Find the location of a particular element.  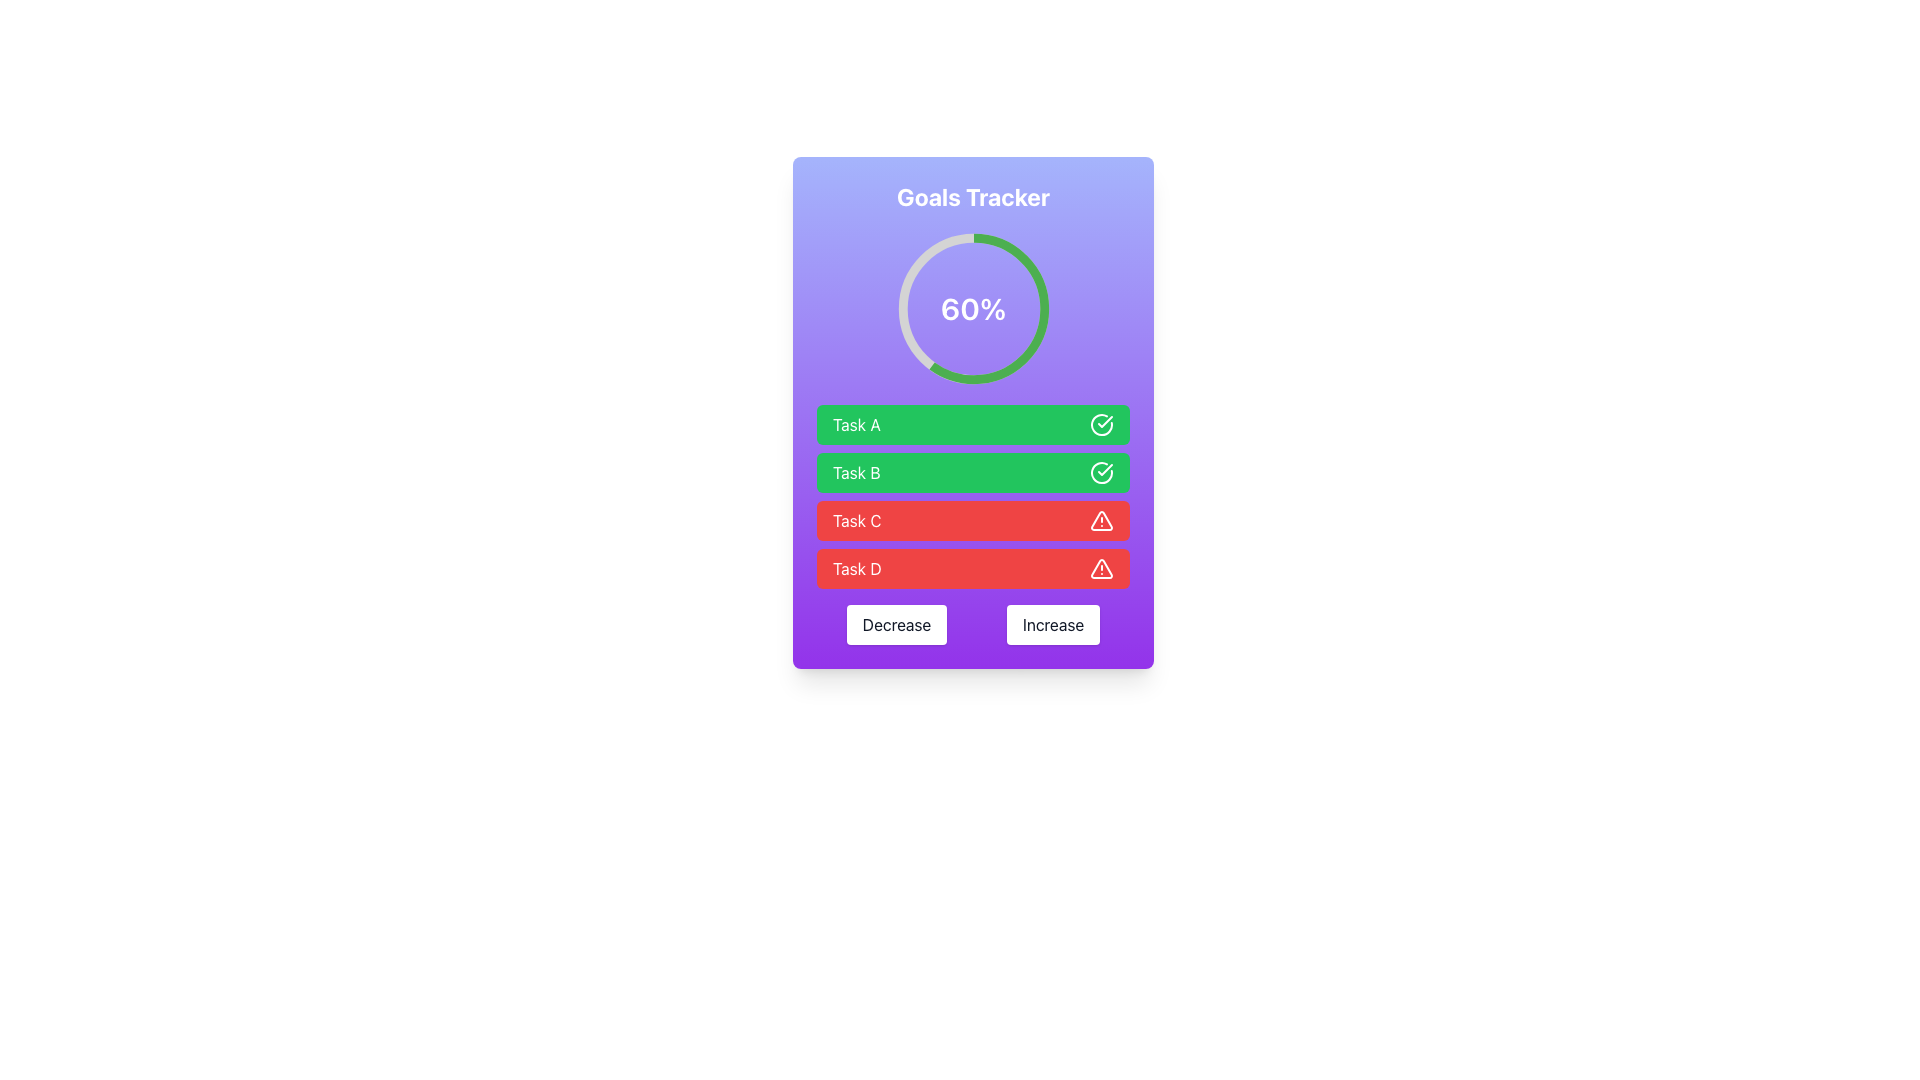

the warning alert icon associated with 'Task D' is located at coordinates (1101, 568).